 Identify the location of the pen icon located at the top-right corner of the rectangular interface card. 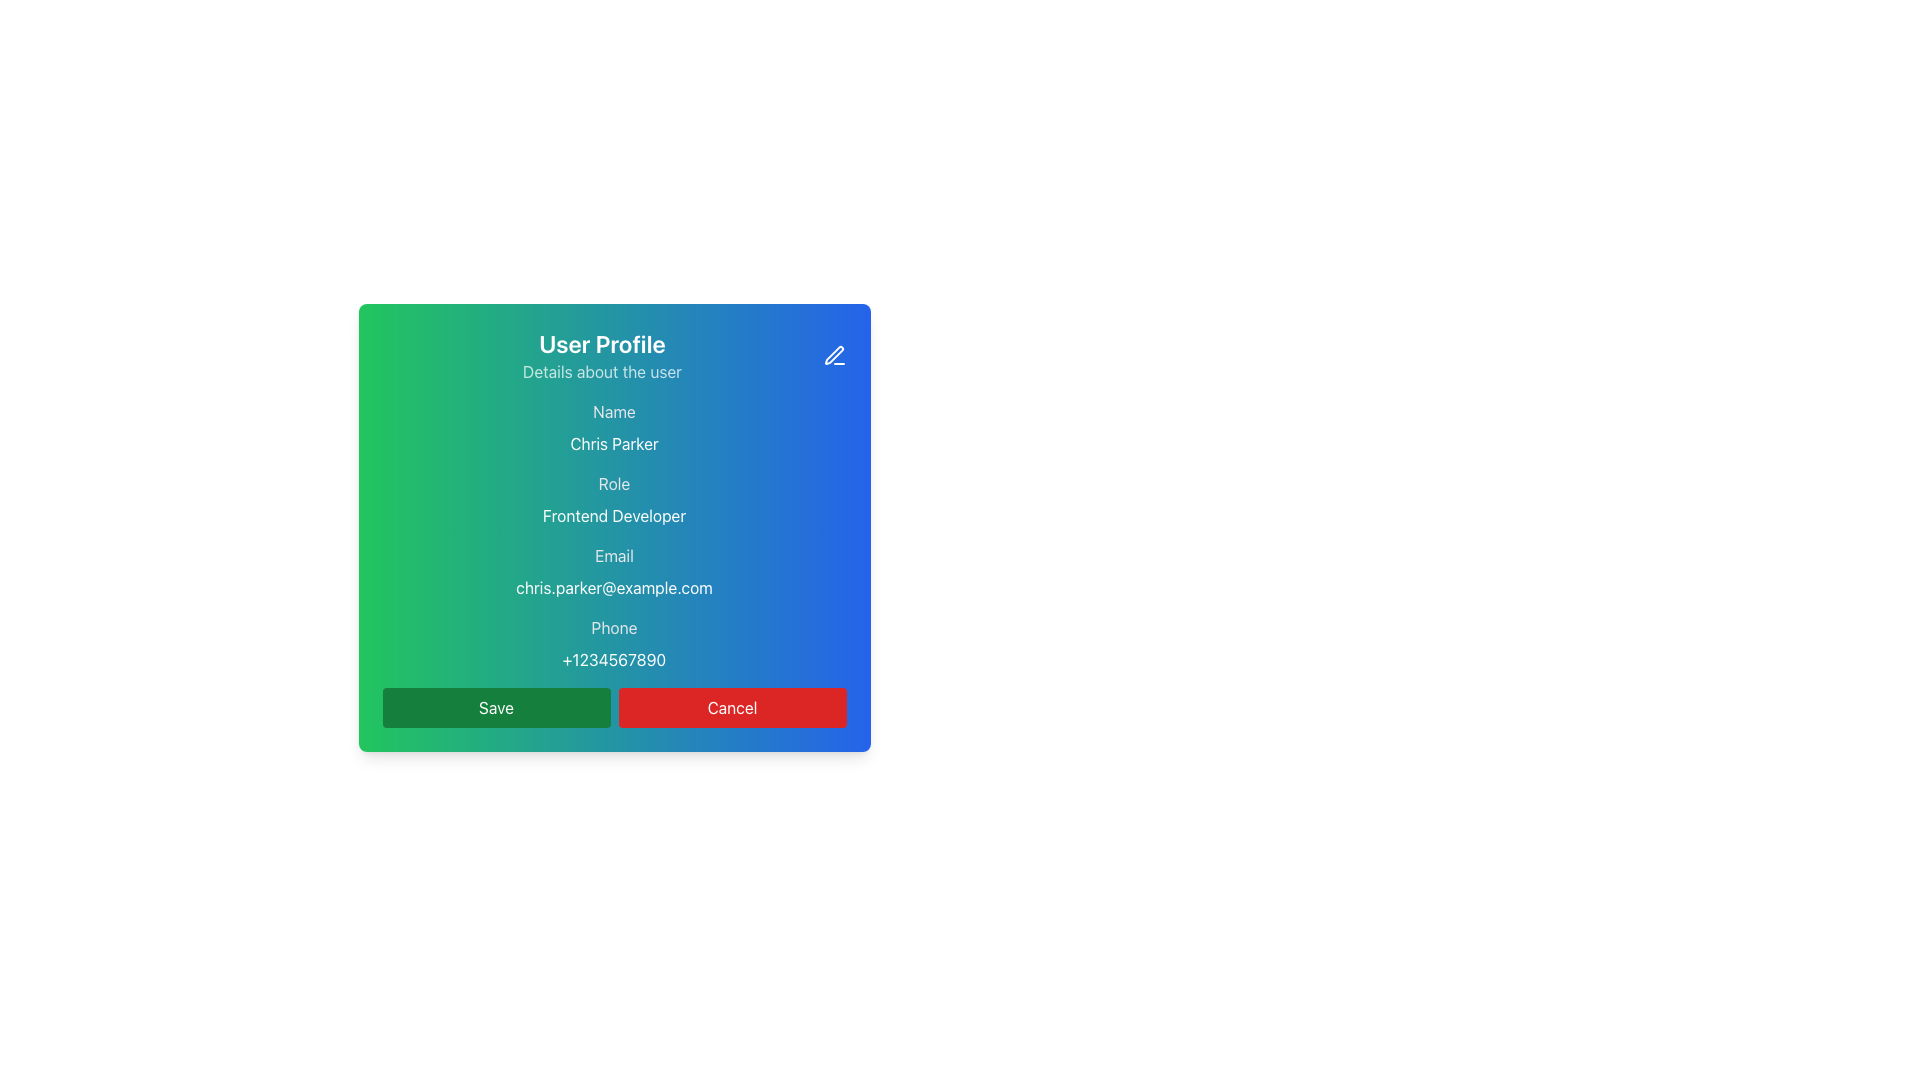
(834, 354).